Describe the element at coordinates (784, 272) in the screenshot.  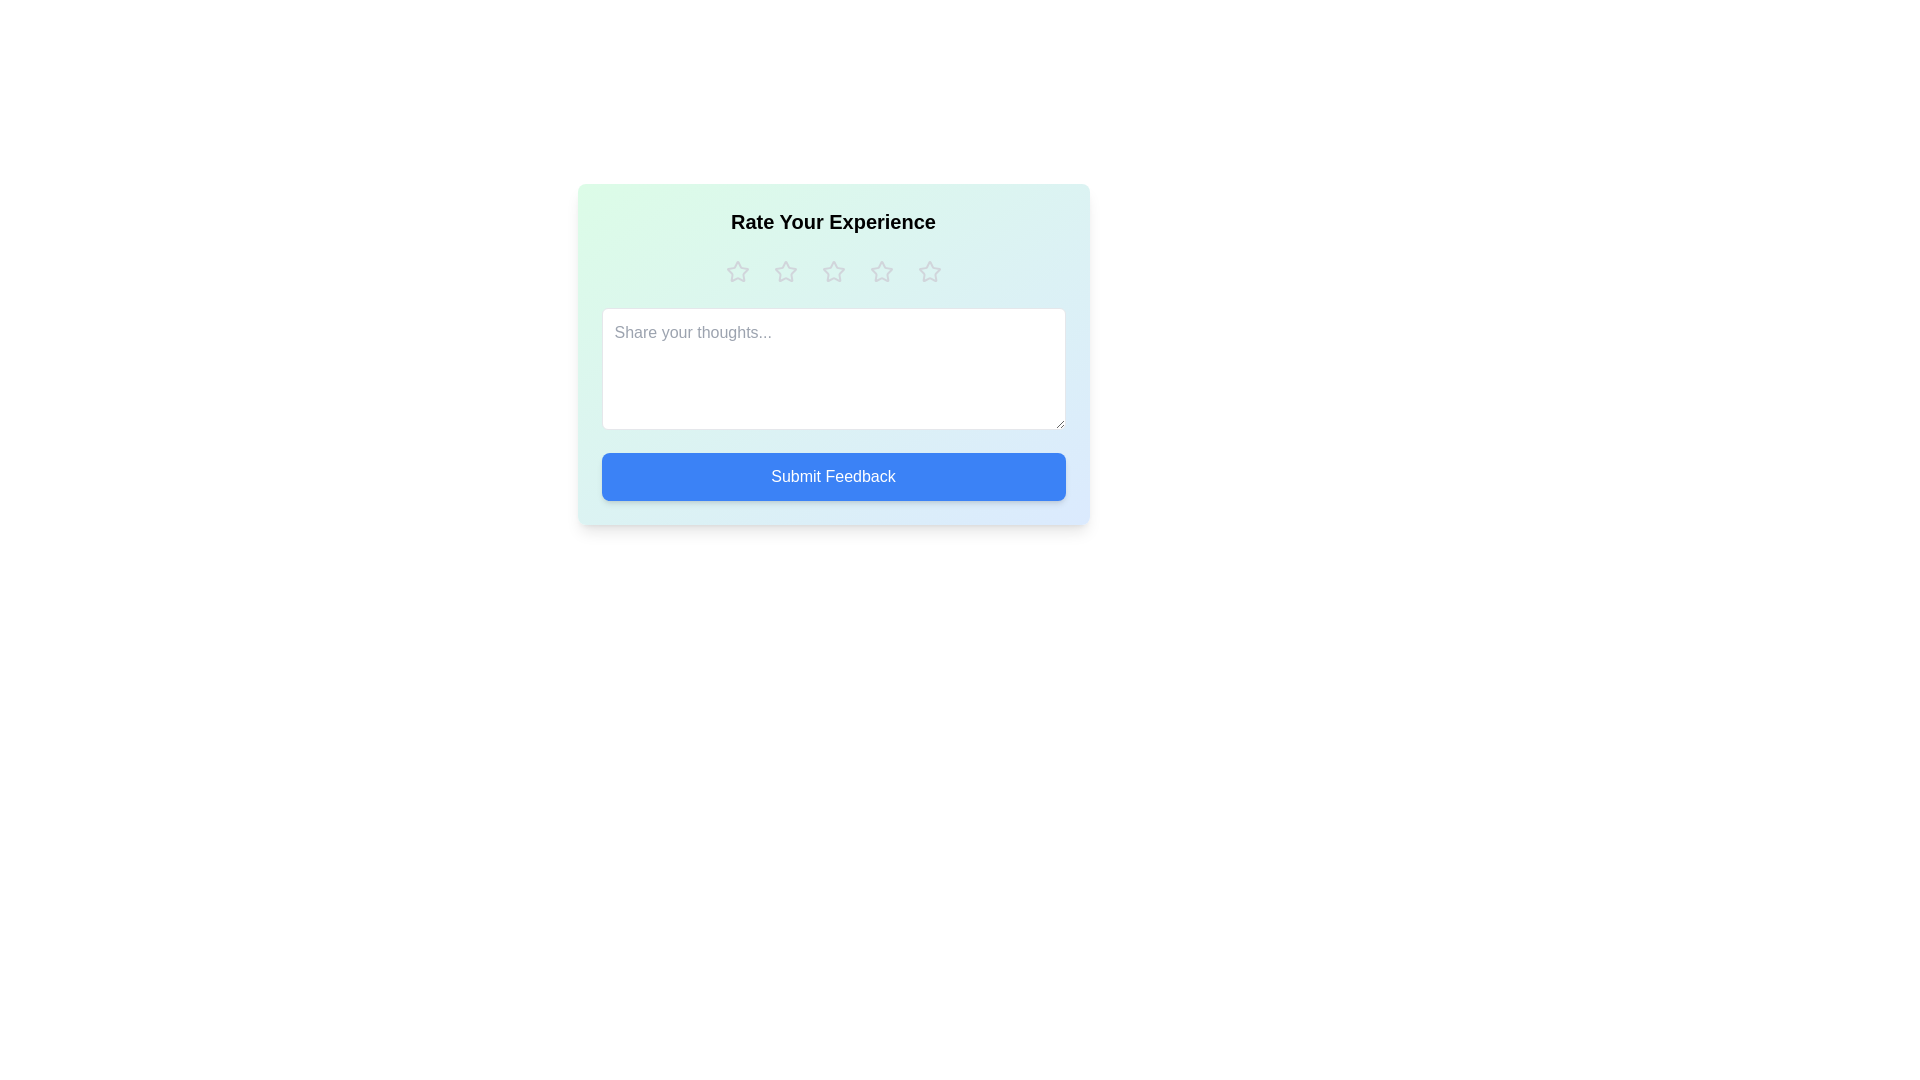
I see `the star corresponding to 2 to preview the rating` at that location.